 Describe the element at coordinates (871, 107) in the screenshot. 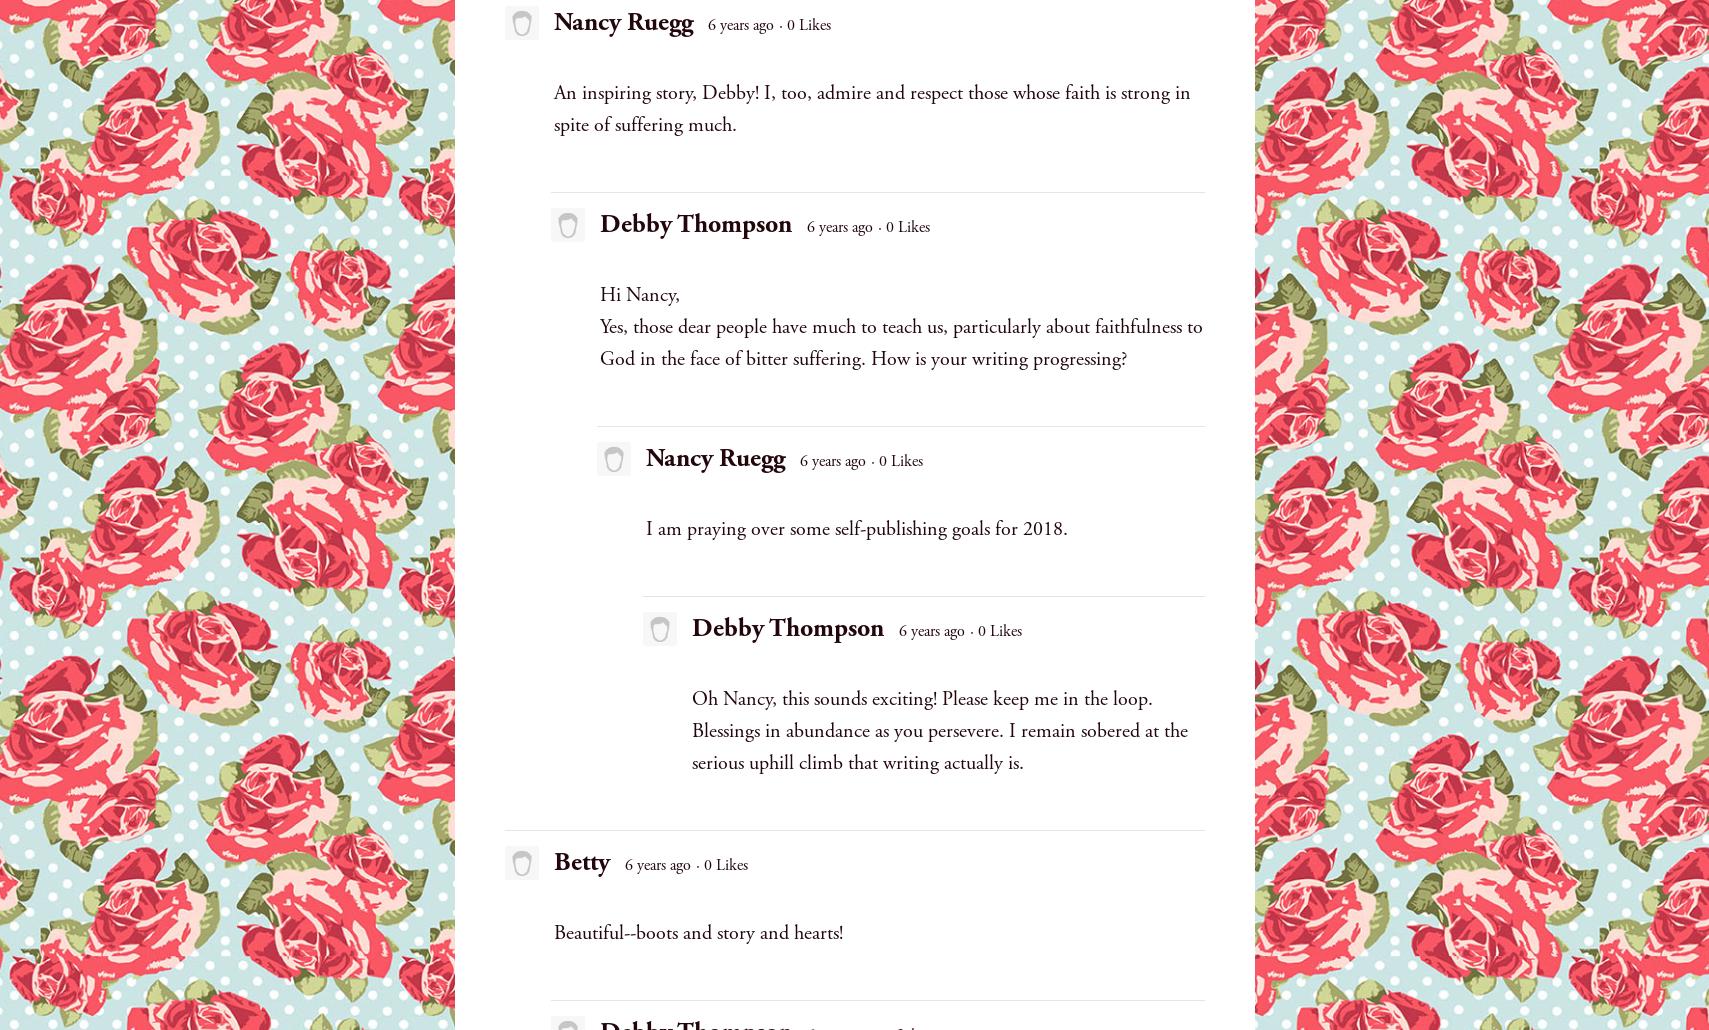

I see `'An inspiring story, Debby! I, too, admire and respect those whose faith is strong in spite of suffering much.'` at that location.